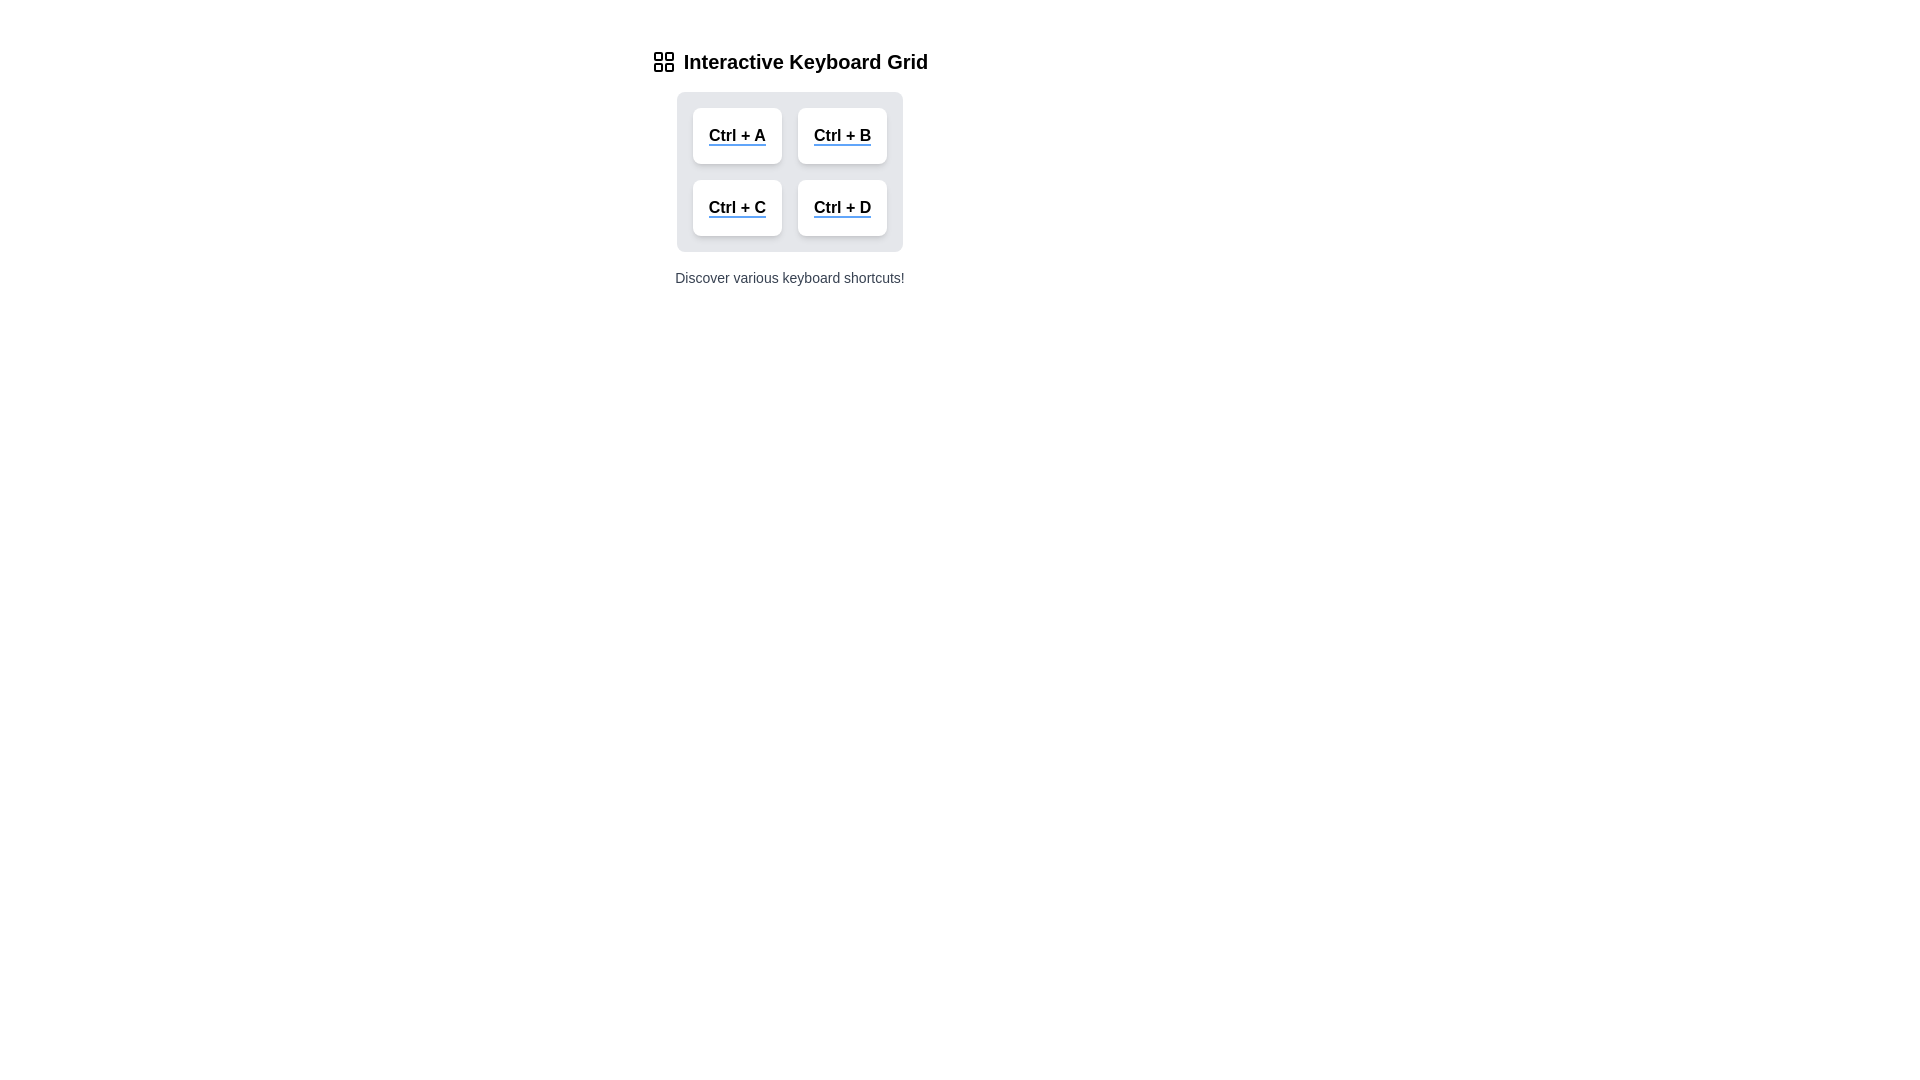  Describe the element at coordinates (789, 60) in the screenshot. I see `the text label indicating the theme or purpose of the content` at that location.